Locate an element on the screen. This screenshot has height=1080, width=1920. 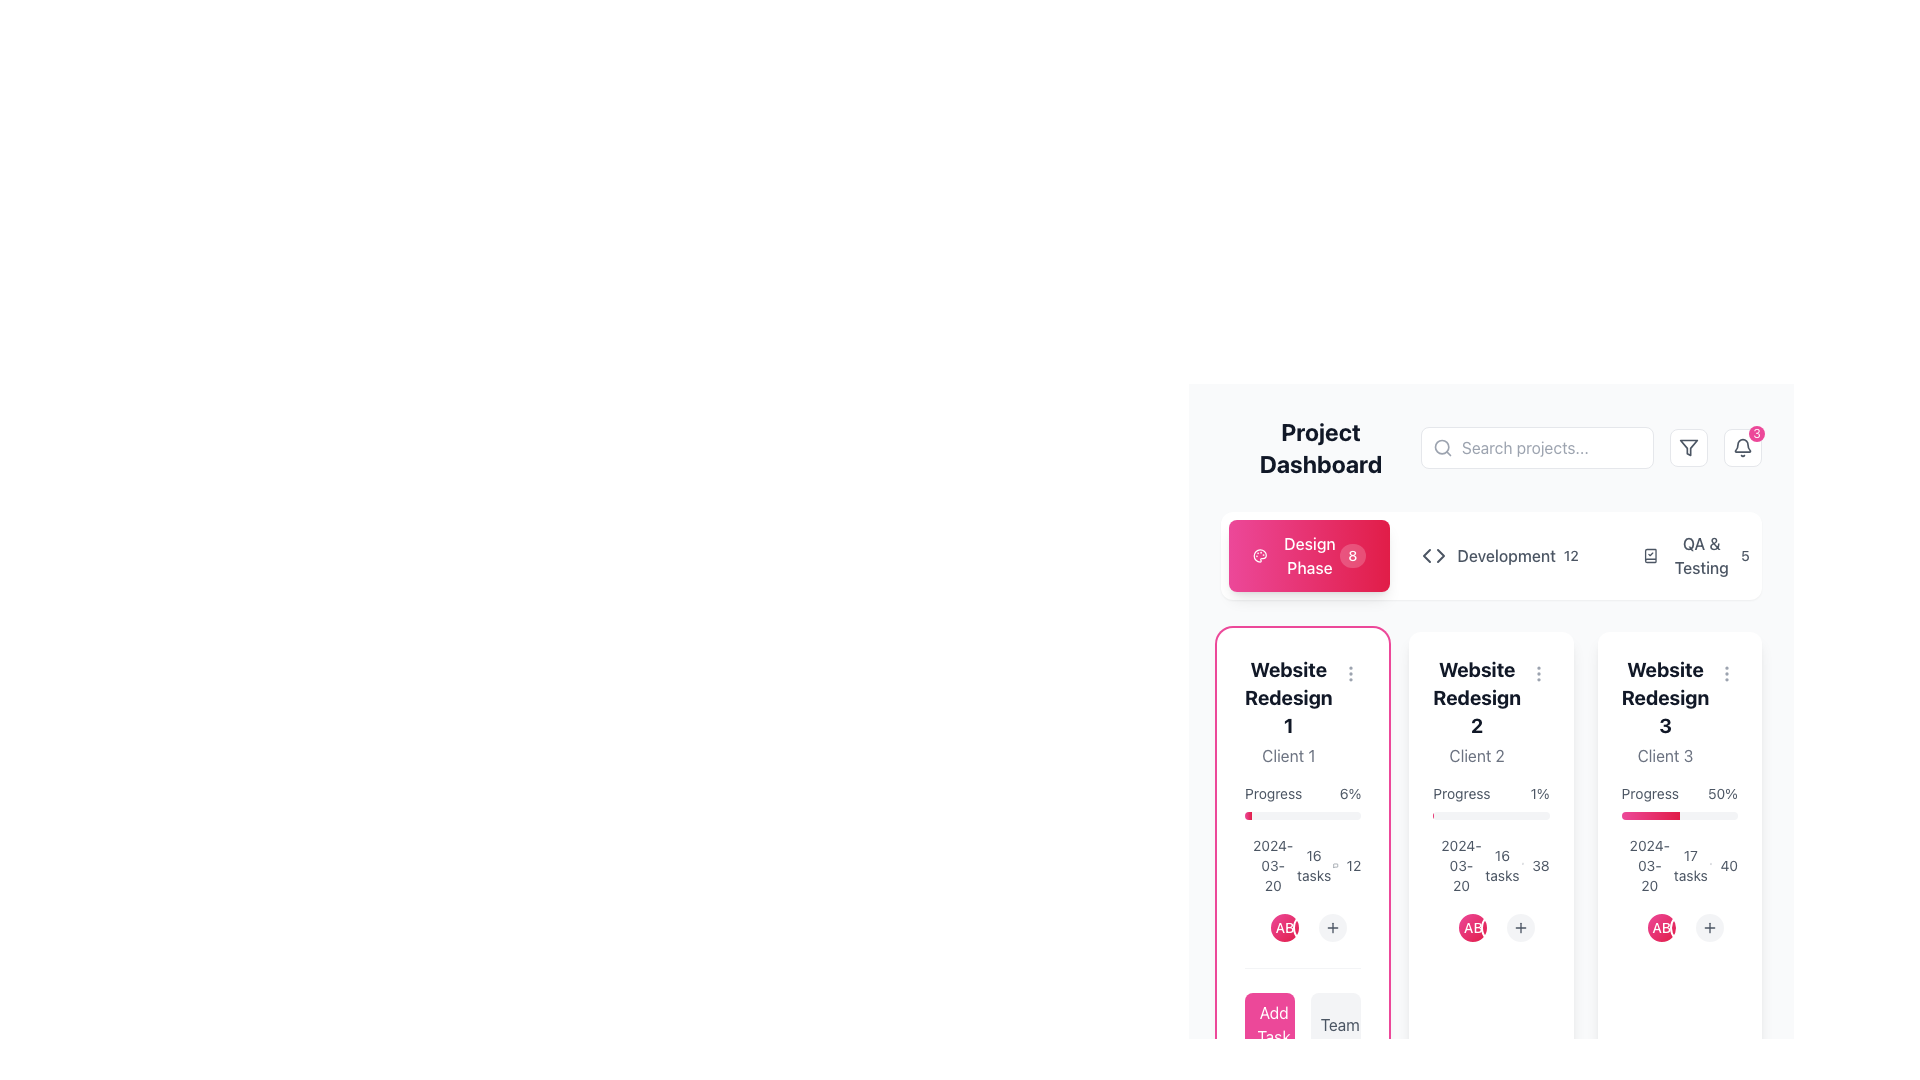
the second circular badge or identifier in the top row, which is centrally aligned and positioned between two other badges with differing gradients is located at coordinates (1661, 928).